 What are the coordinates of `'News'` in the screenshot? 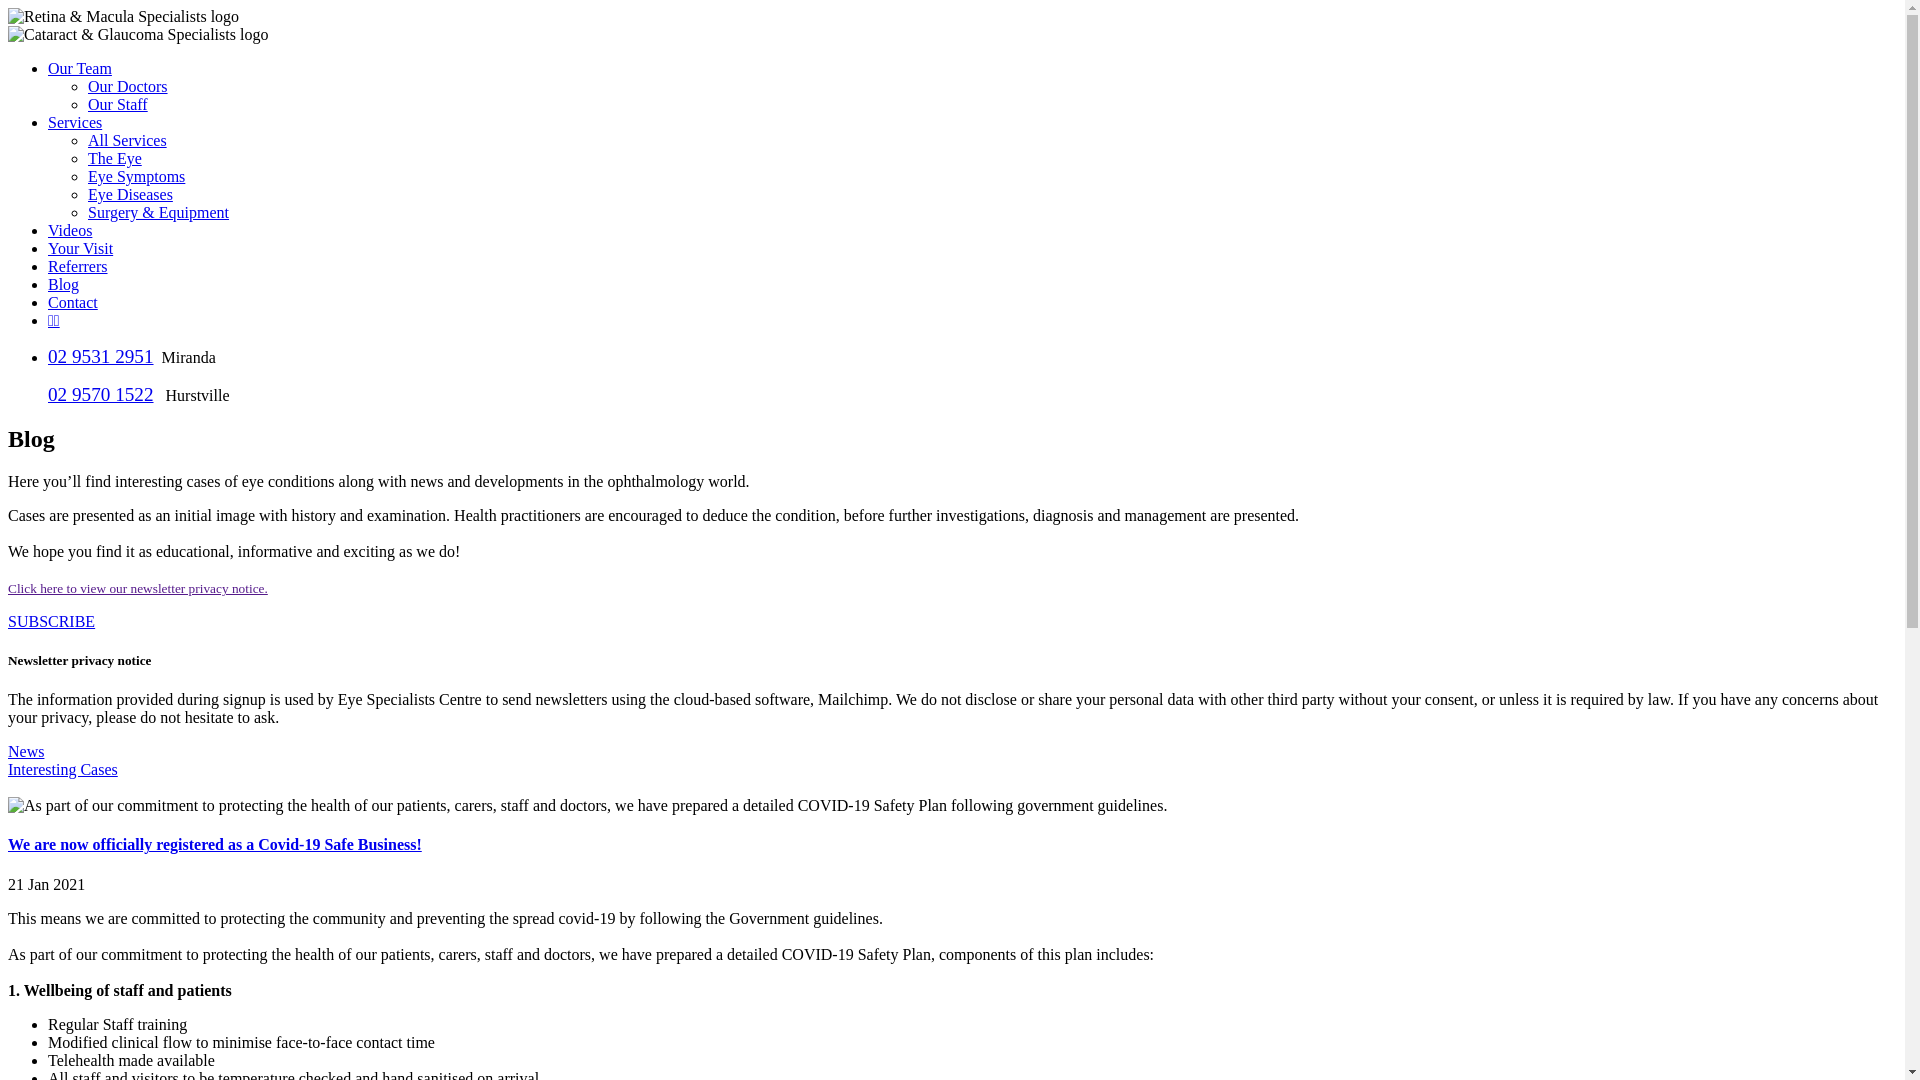 It's located at (25, 751).